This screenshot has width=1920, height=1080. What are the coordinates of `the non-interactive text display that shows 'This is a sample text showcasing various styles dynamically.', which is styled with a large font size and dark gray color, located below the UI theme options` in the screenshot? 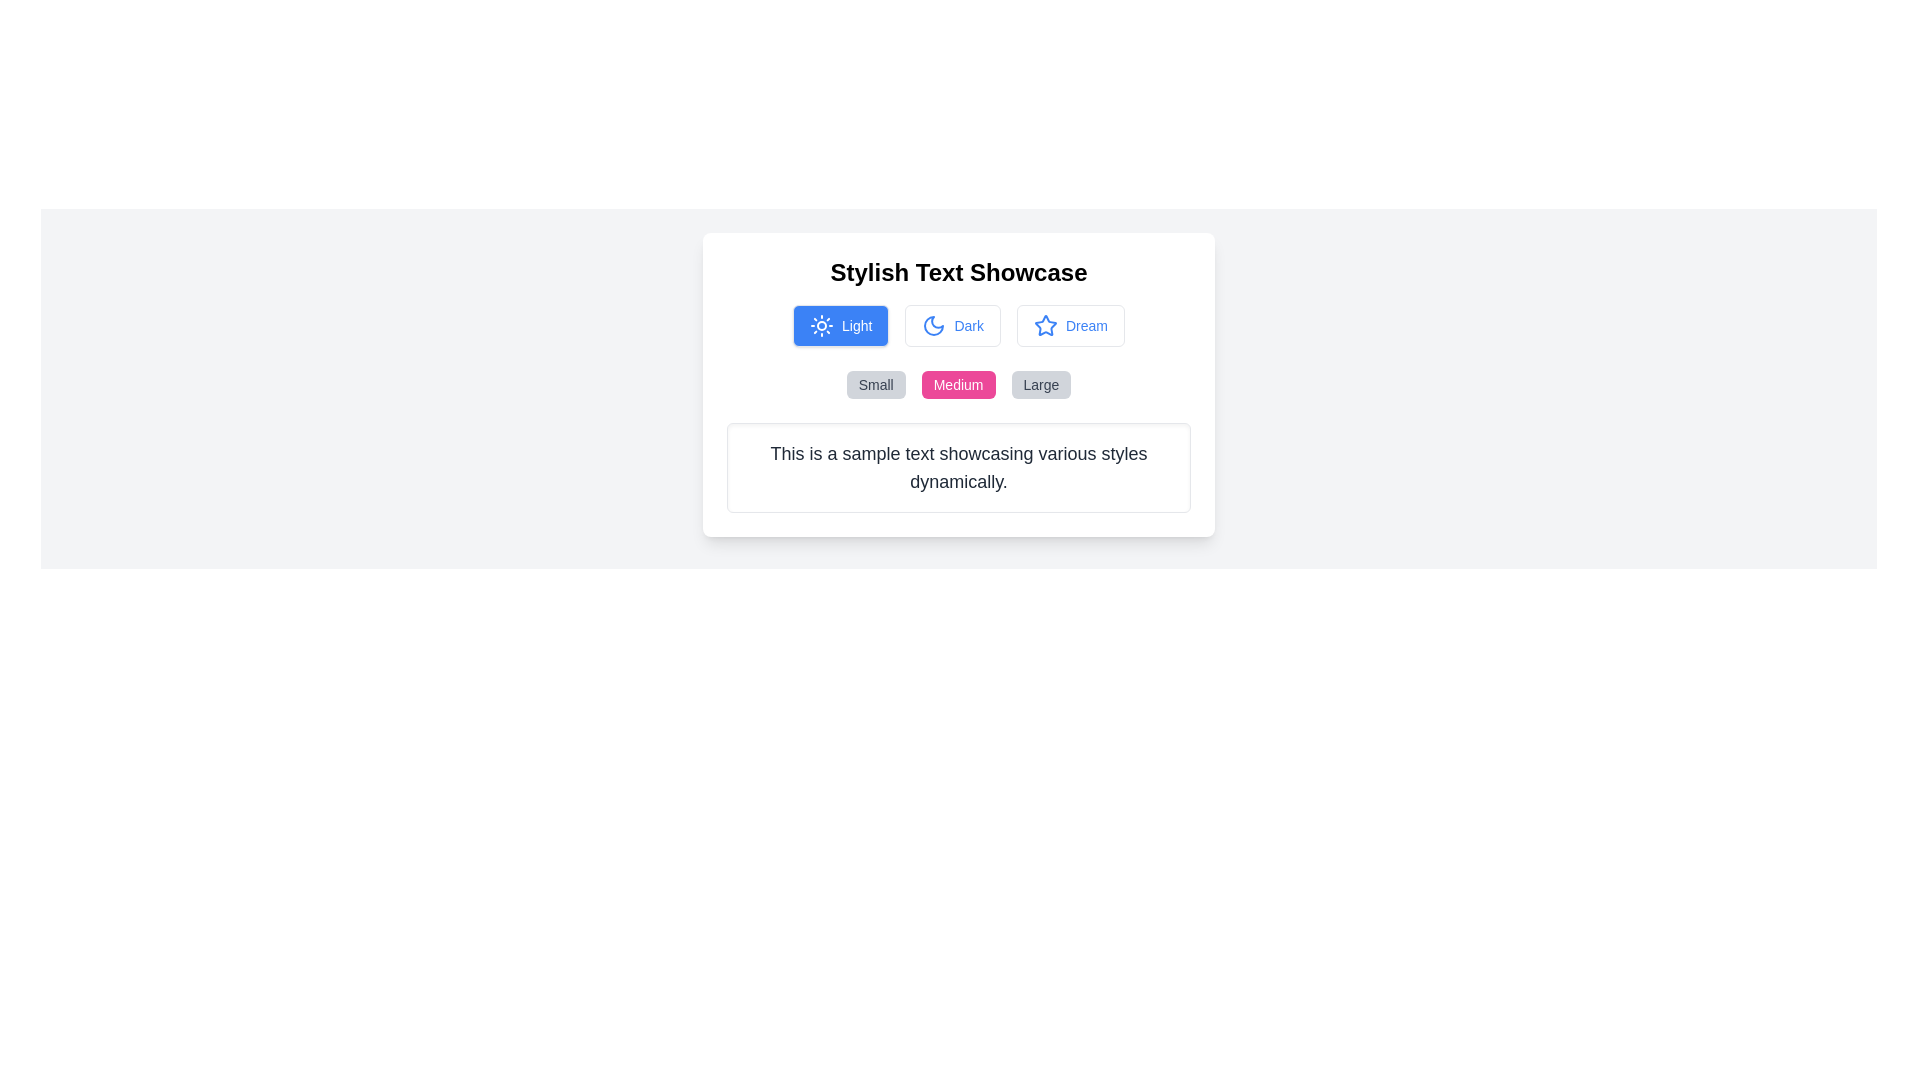 It's located at (958, 467).